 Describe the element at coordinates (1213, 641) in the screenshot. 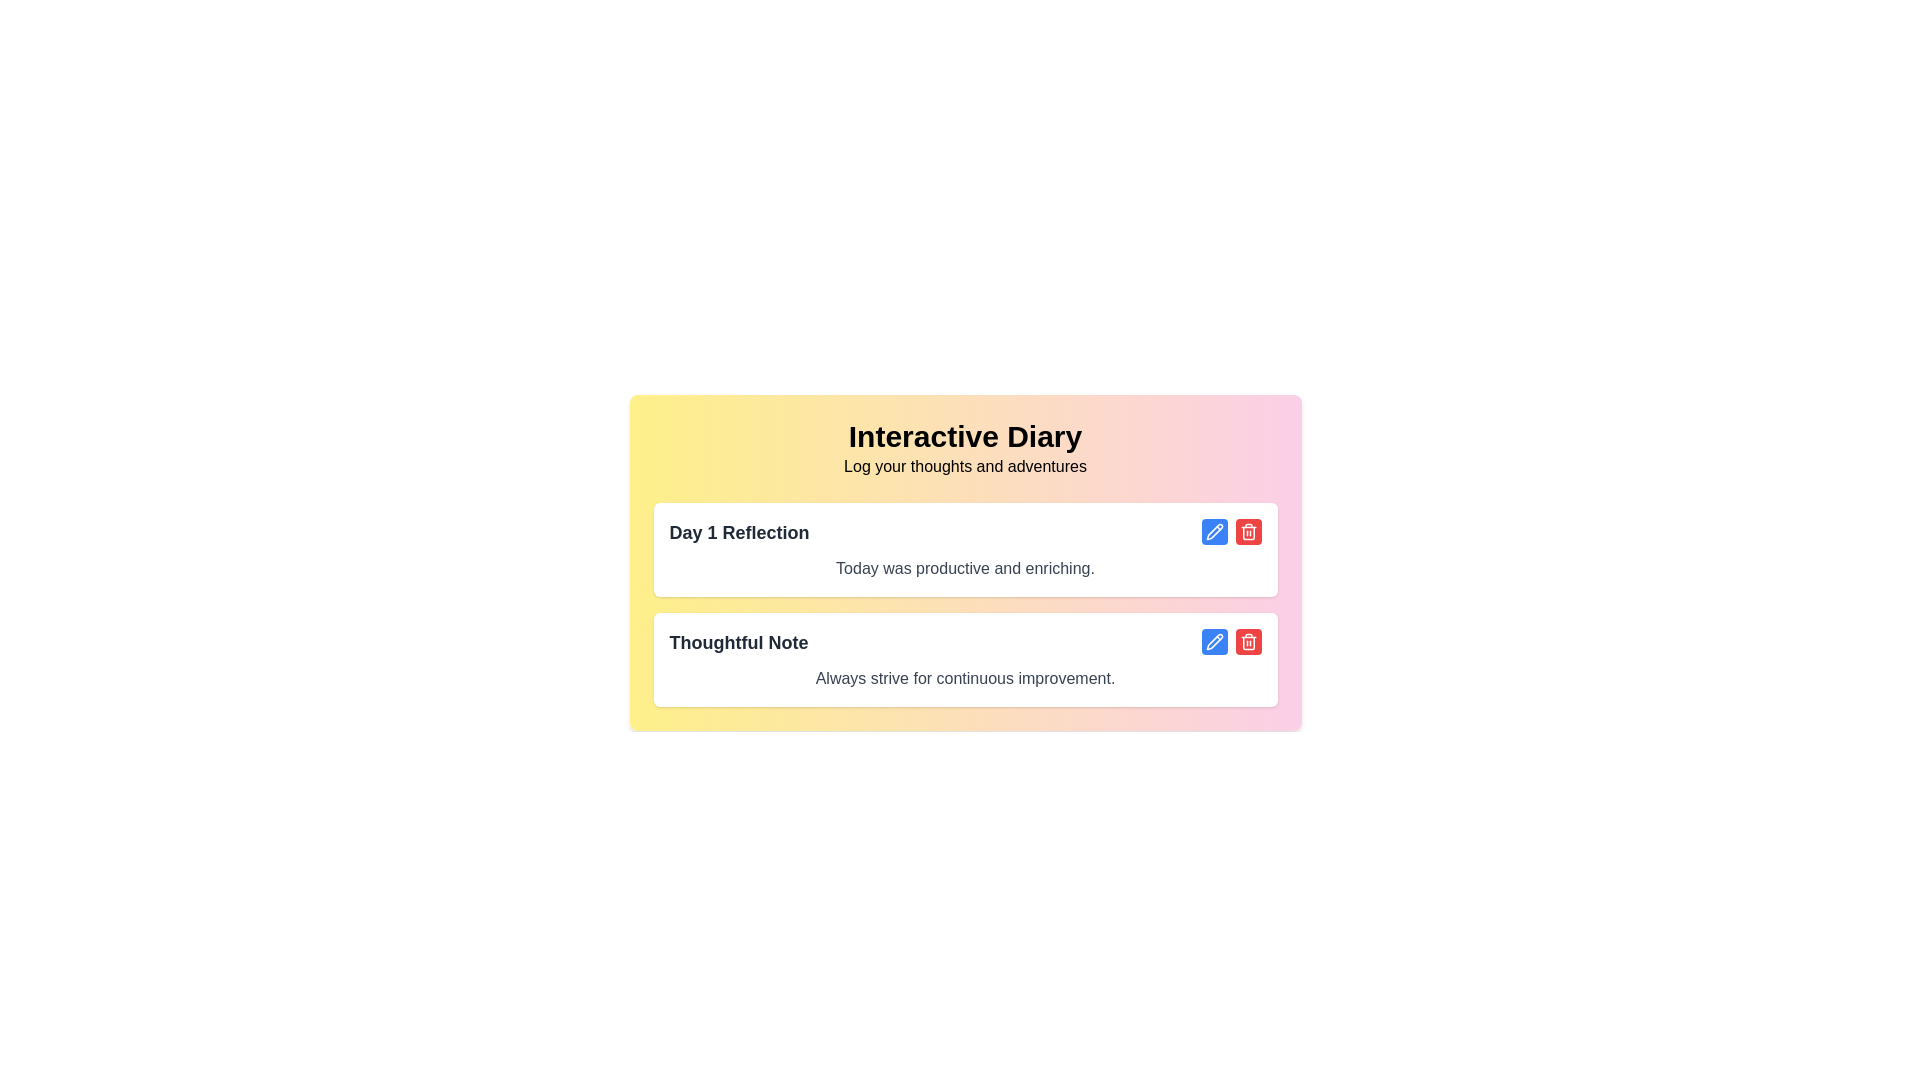

I see `the pencil icon button located on the right side of the 'Thoughtful Note' text box to initiate edit mode for the associated text` at that location.